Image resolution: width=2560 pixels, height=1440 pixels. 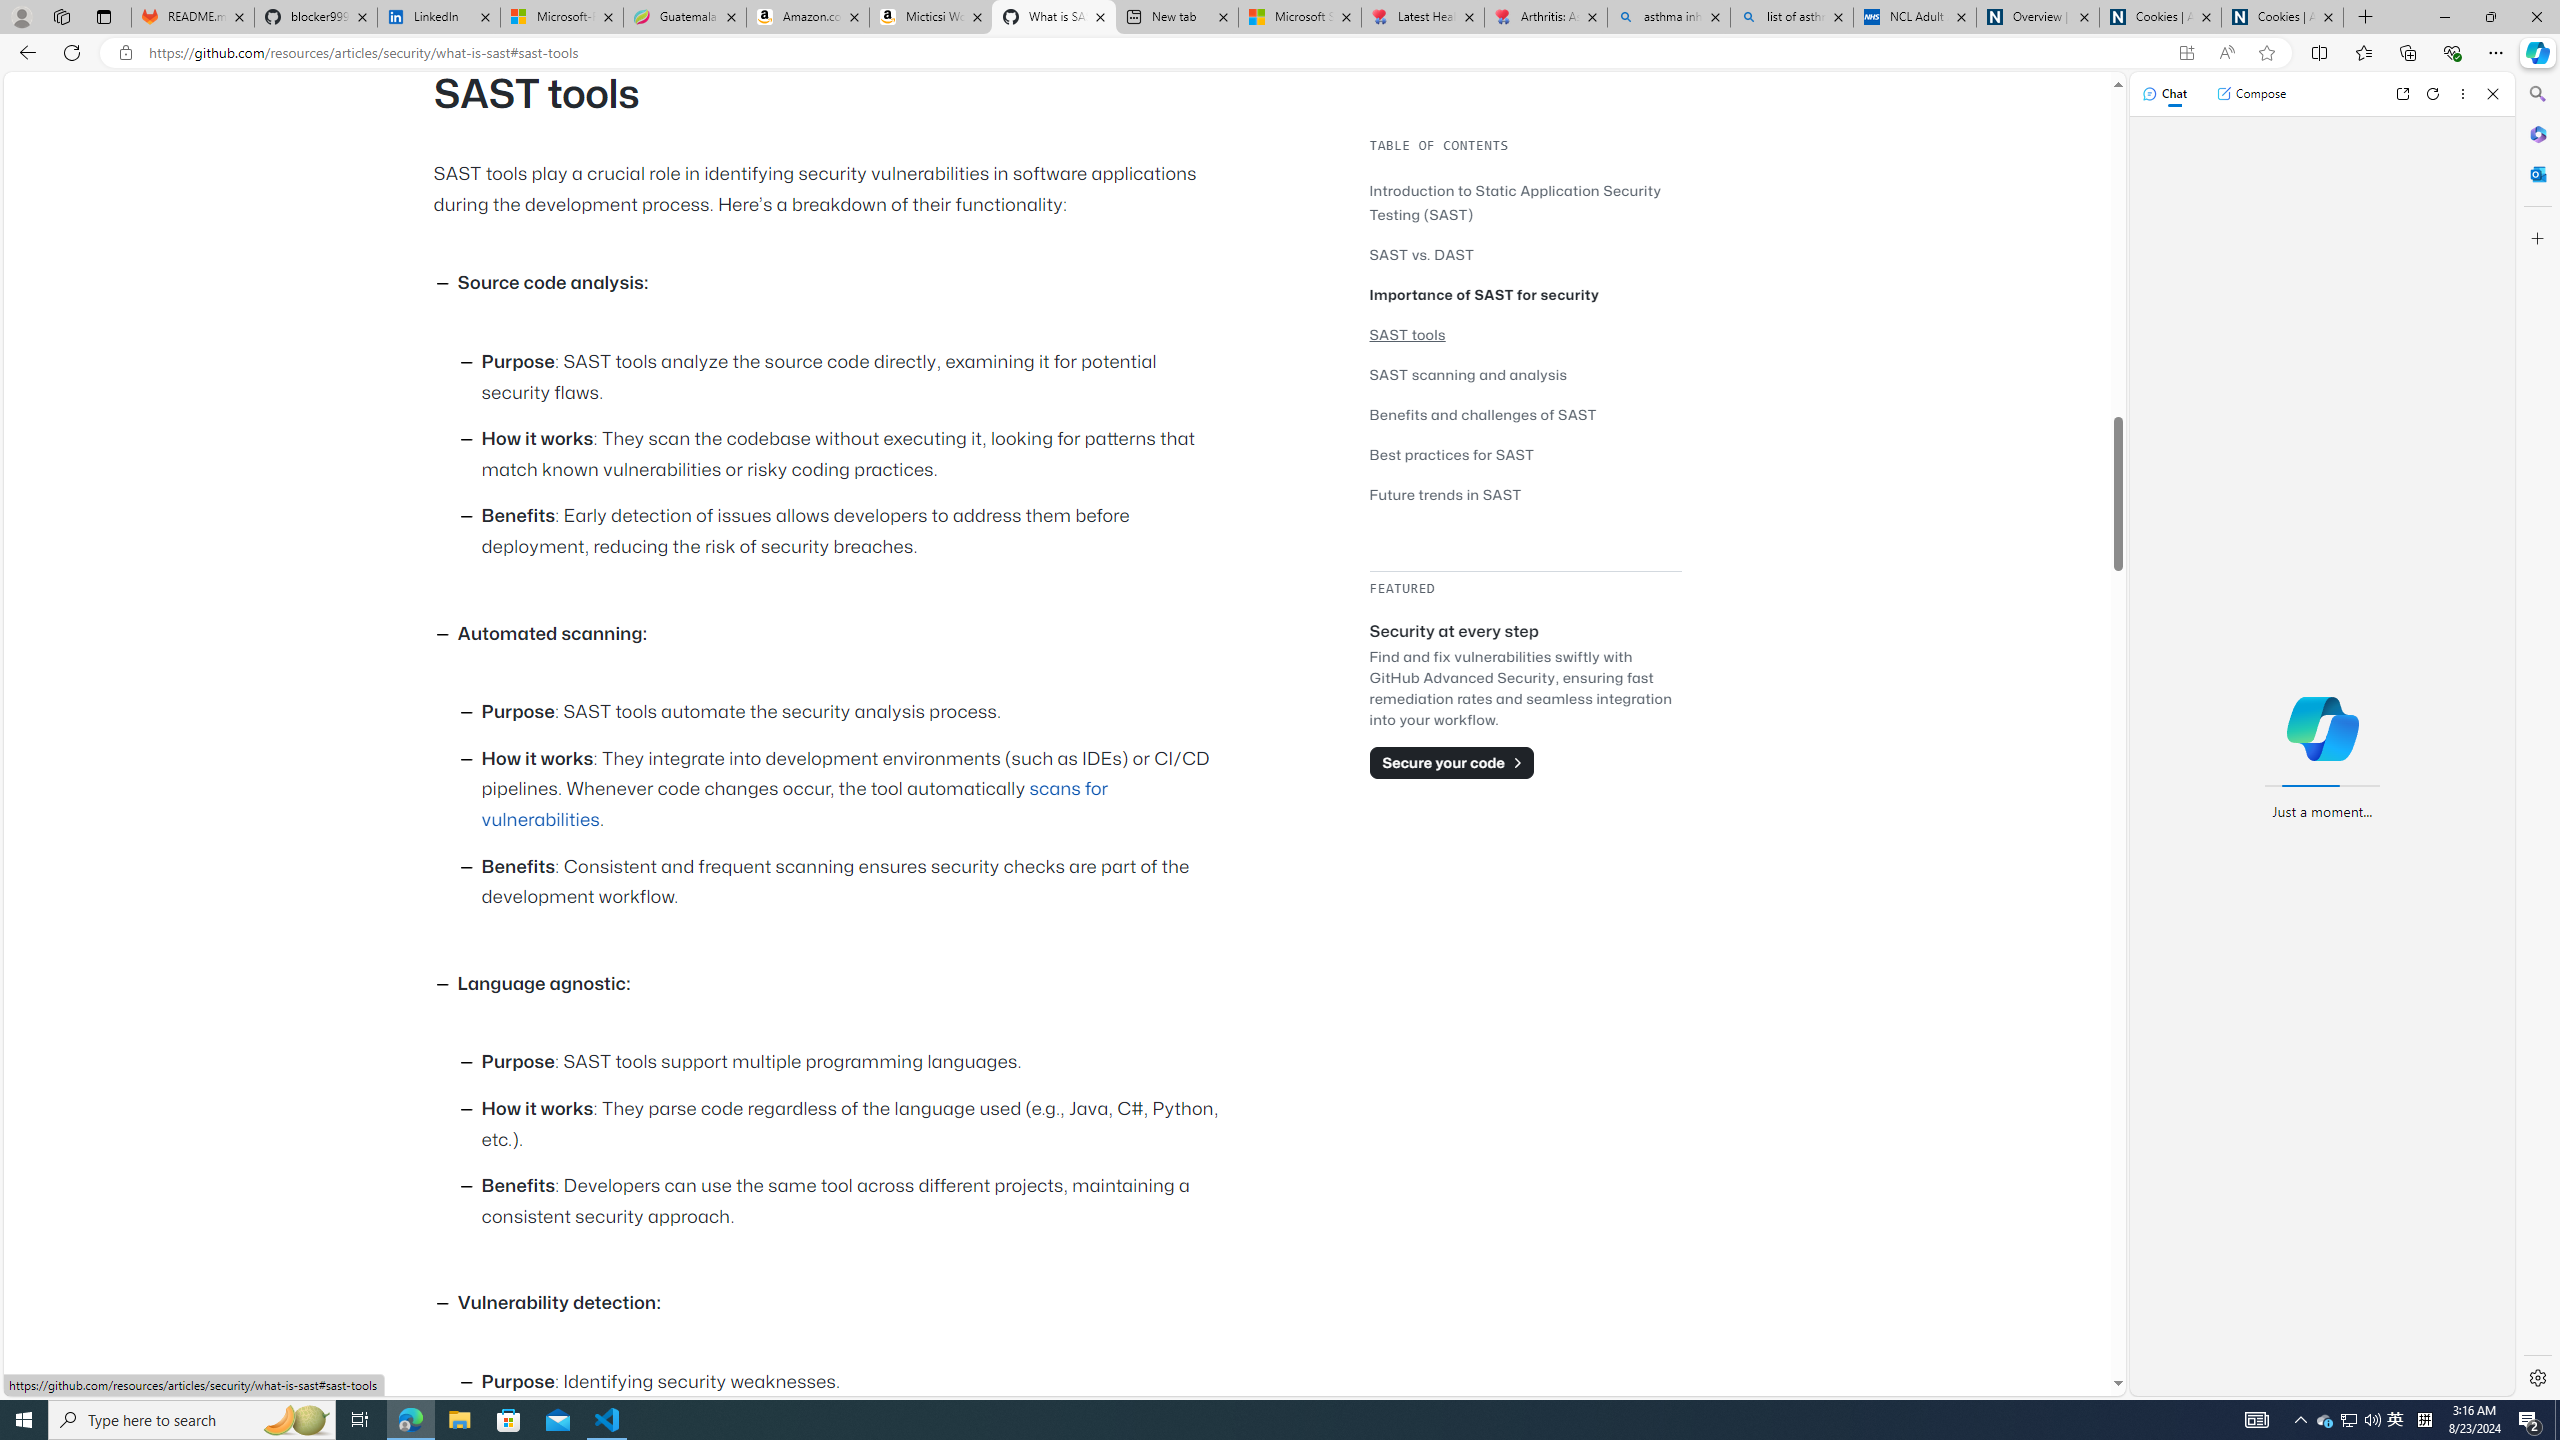 What do you see at coordinates (1451, 762) in the screenshot?
I see `'Secure your code'` at bounding box center [1451, 762].